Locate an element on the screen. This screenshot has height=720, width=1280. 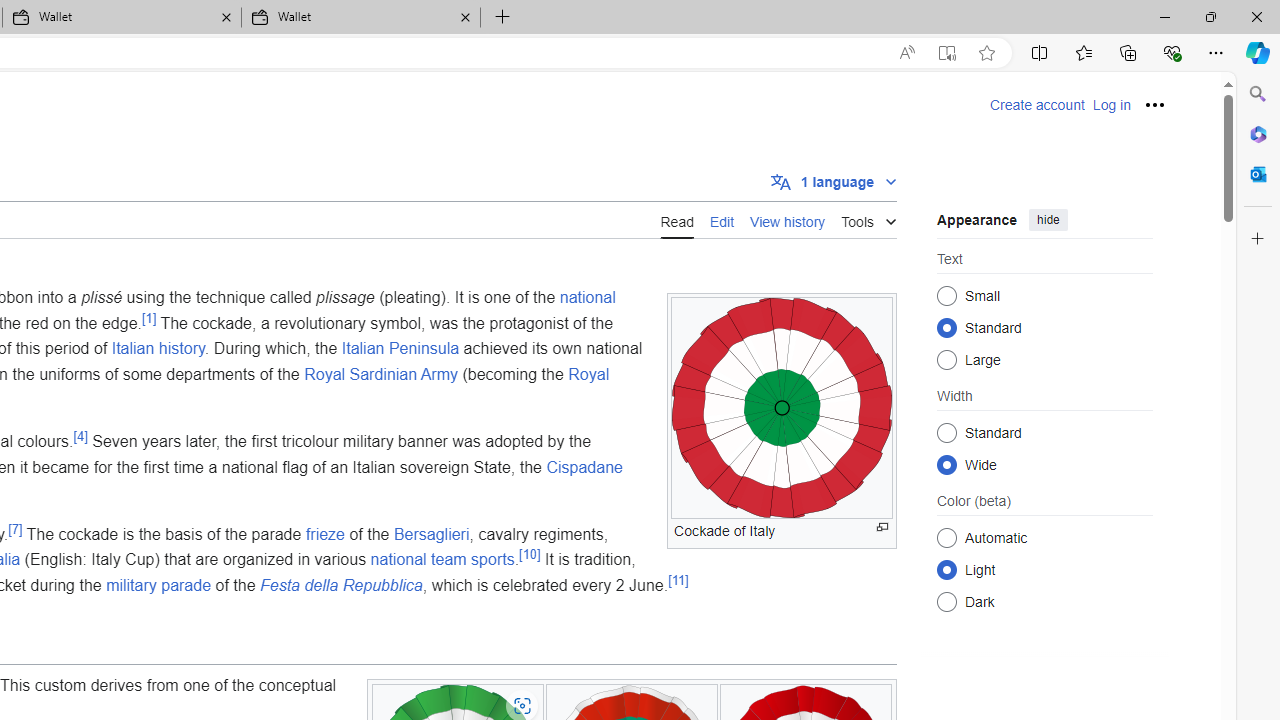
'military parade' is located at coordinates (158, 585).